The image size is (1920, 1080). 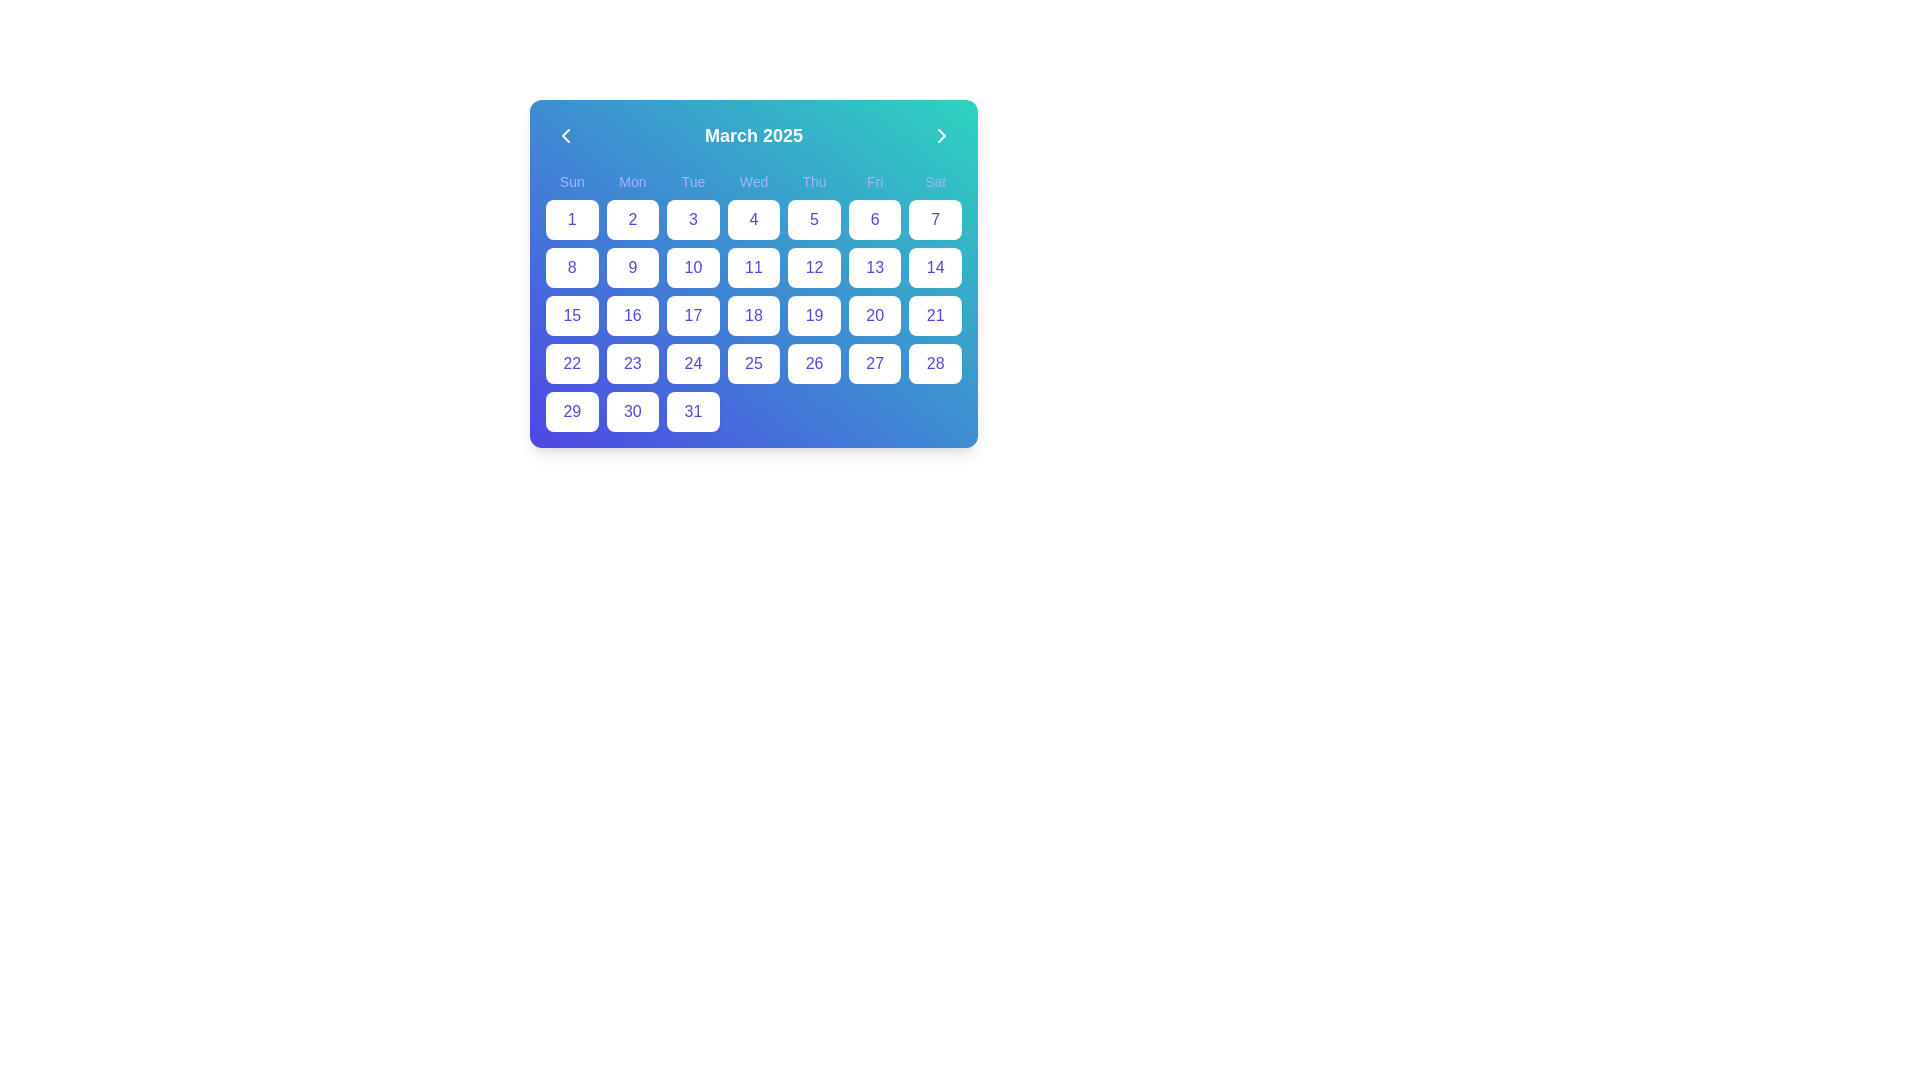 What do you see at coordinates (814, 363) in the screenshot?
I see `the selectable day button for the date 26, located in the fifth column of the fifth row under the 'Fri' header in the calendar interface` at bounding box center [814, 363].